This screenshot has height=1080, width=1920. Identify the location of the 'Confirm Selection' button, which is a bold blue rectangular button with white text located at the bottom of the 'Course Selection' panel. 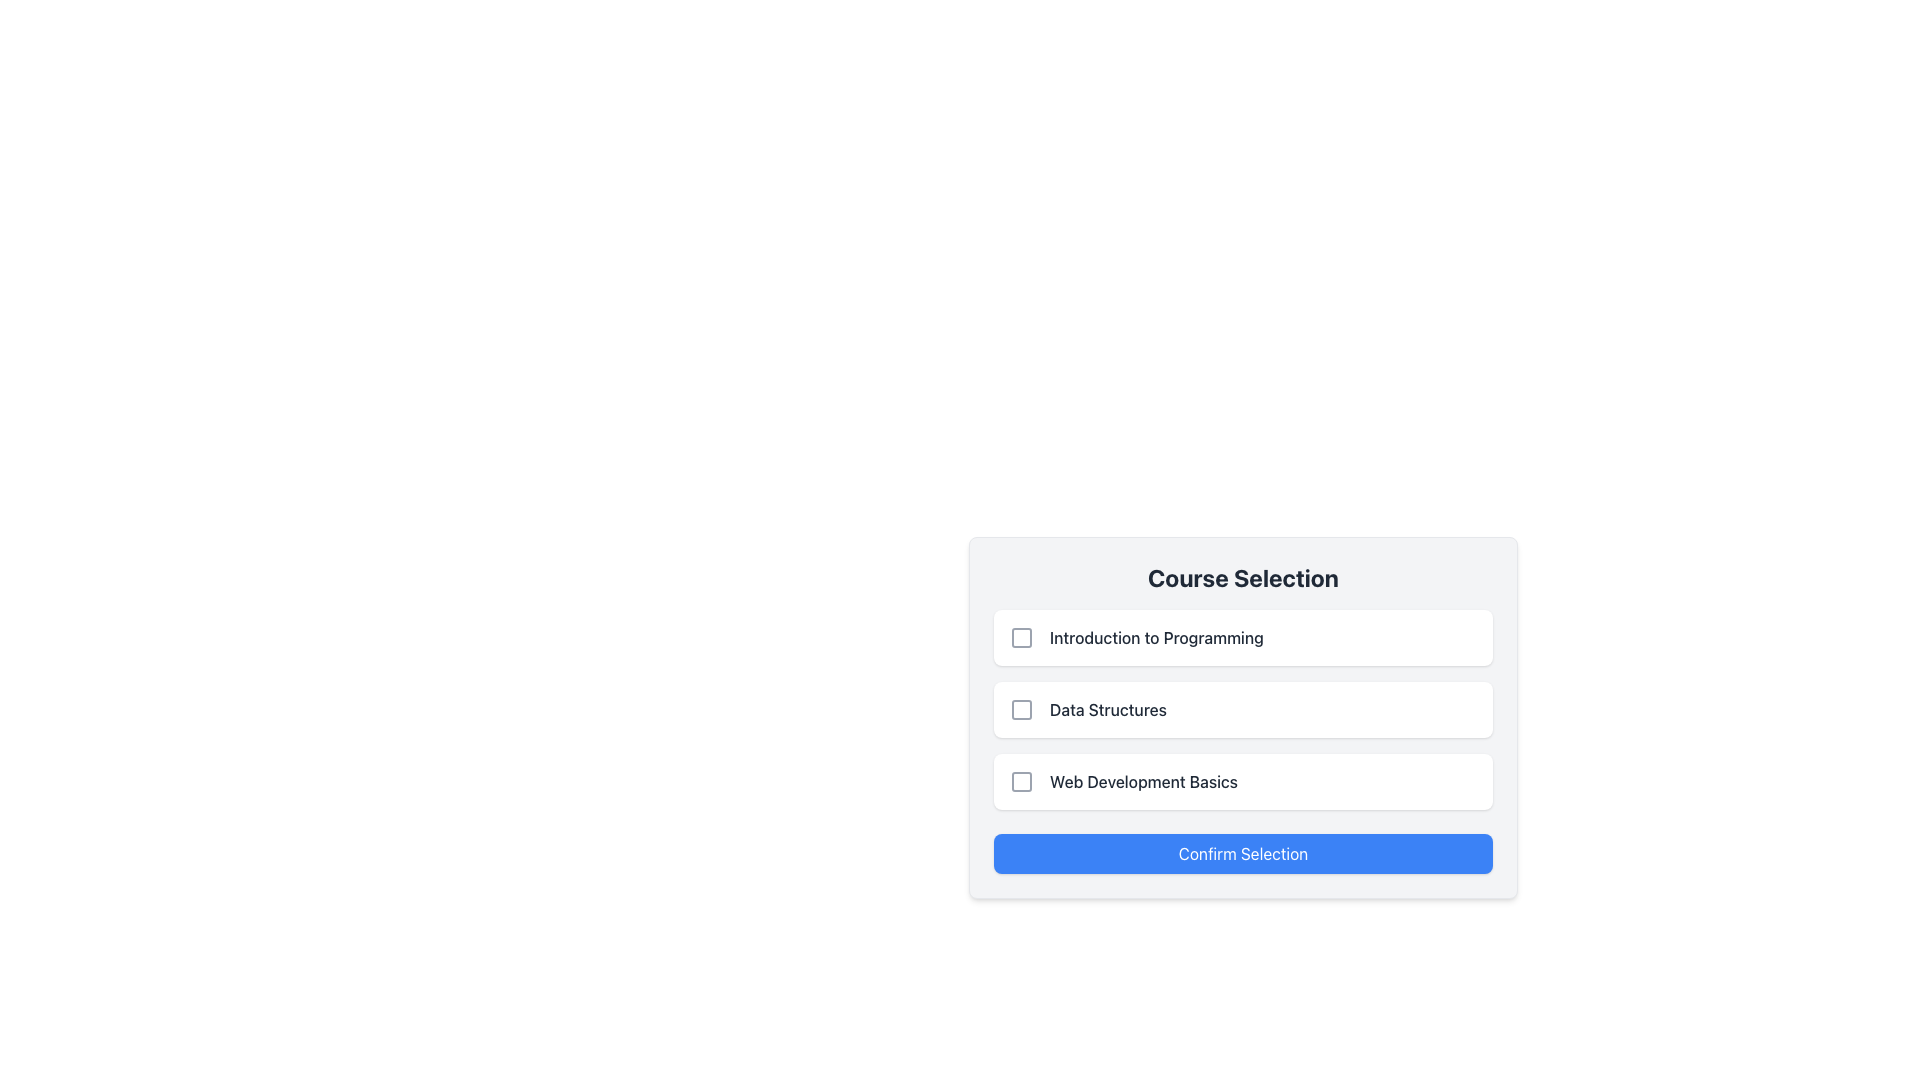
(1242, 853).